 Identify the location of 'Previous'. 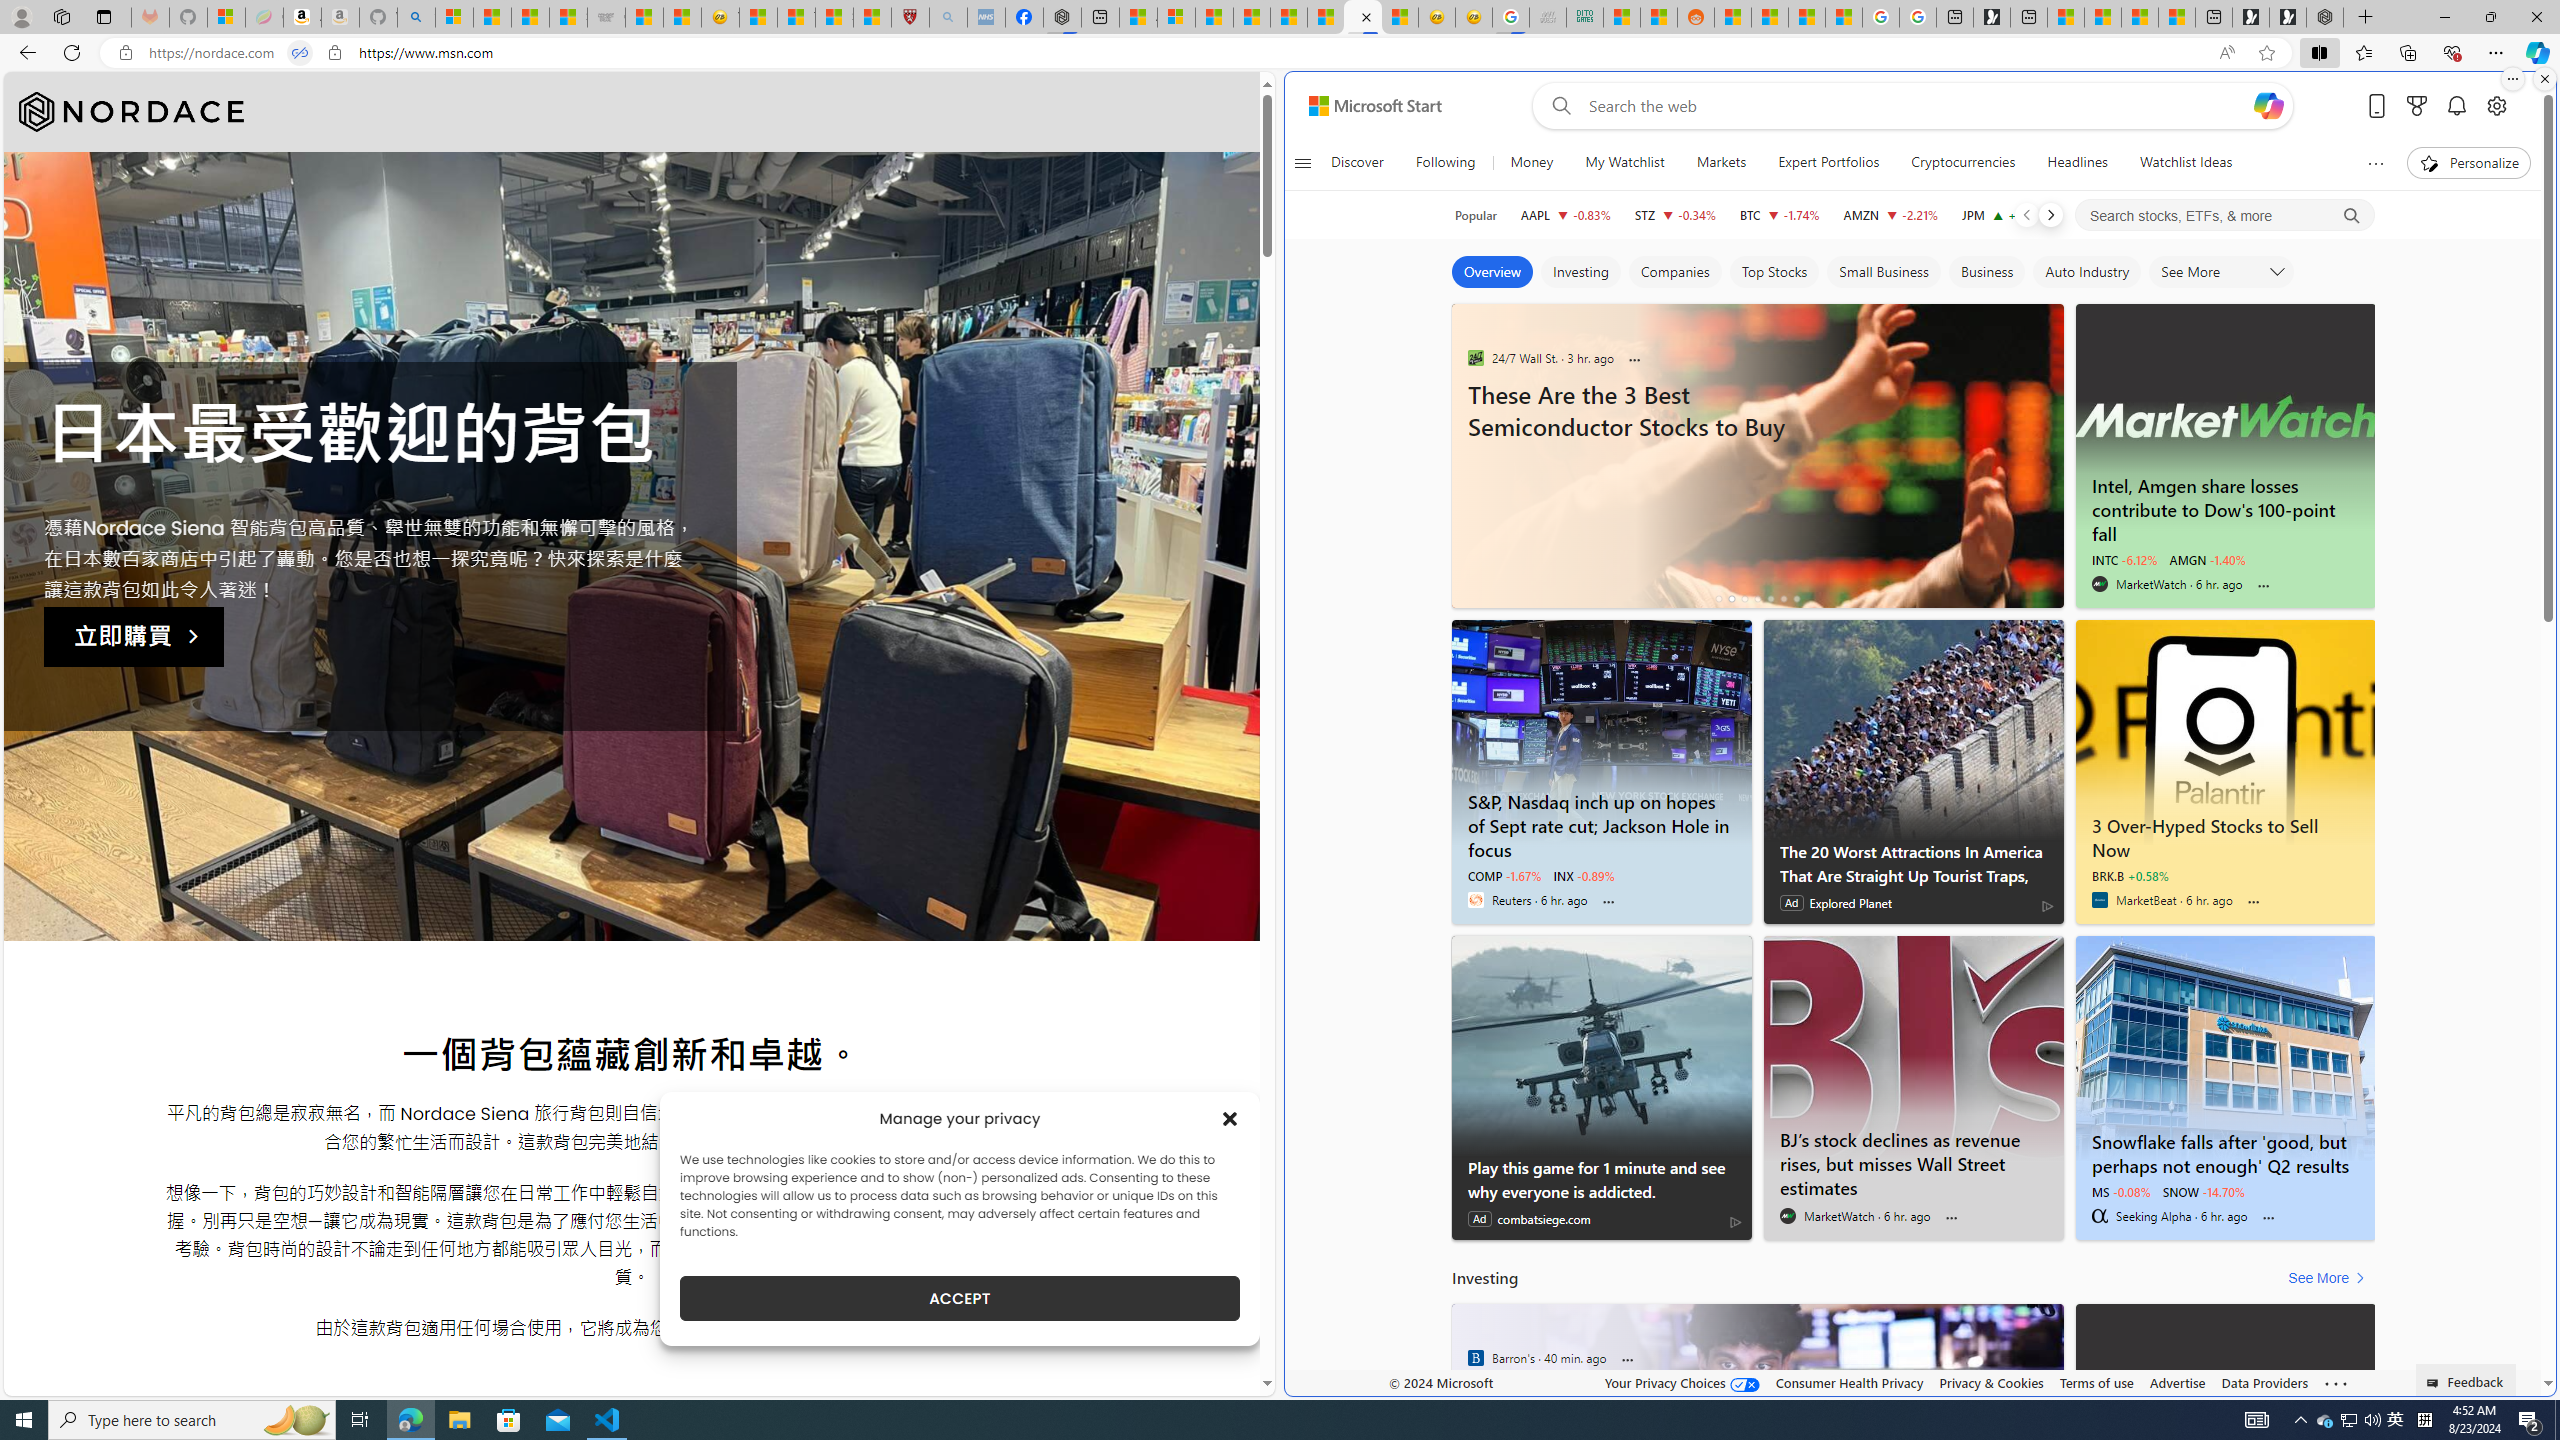
(2025, 214).